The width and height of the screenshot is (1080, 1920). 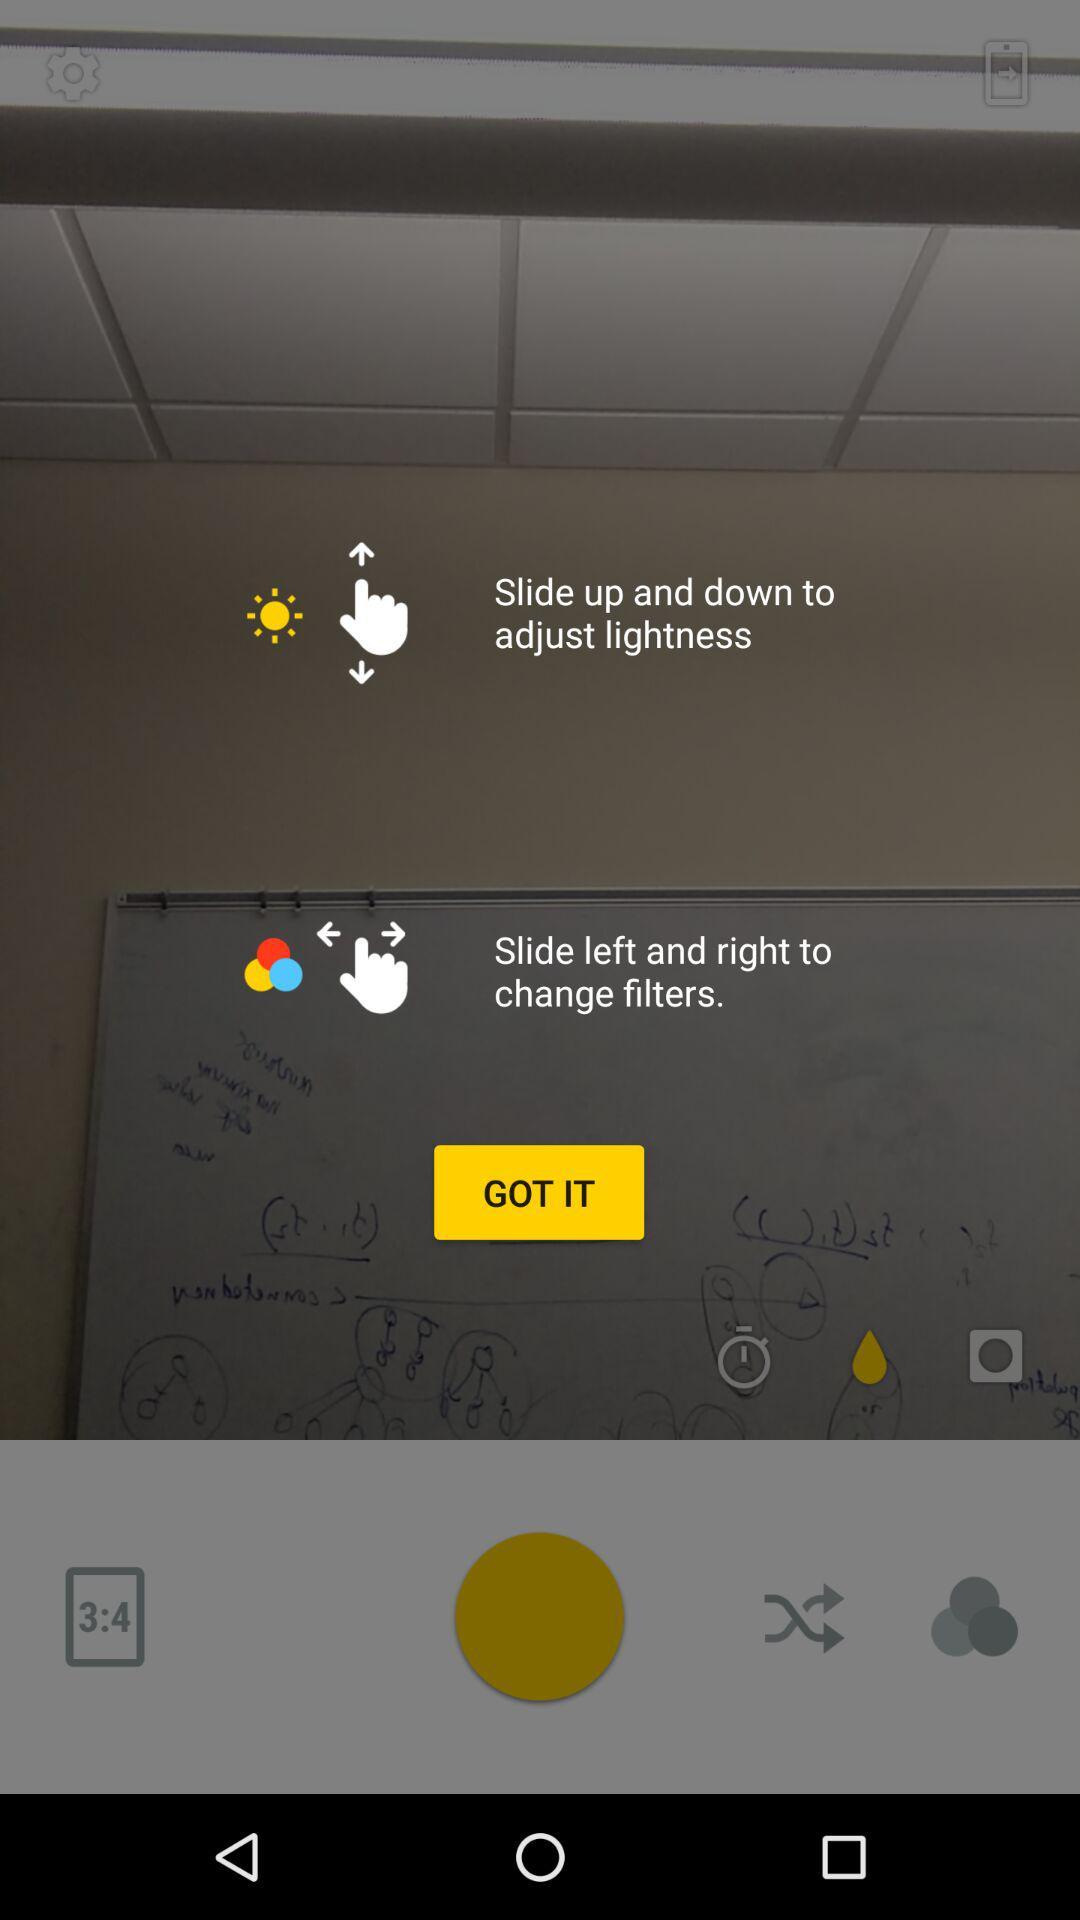 I want to click on capture, so click(x=538, y=1616).